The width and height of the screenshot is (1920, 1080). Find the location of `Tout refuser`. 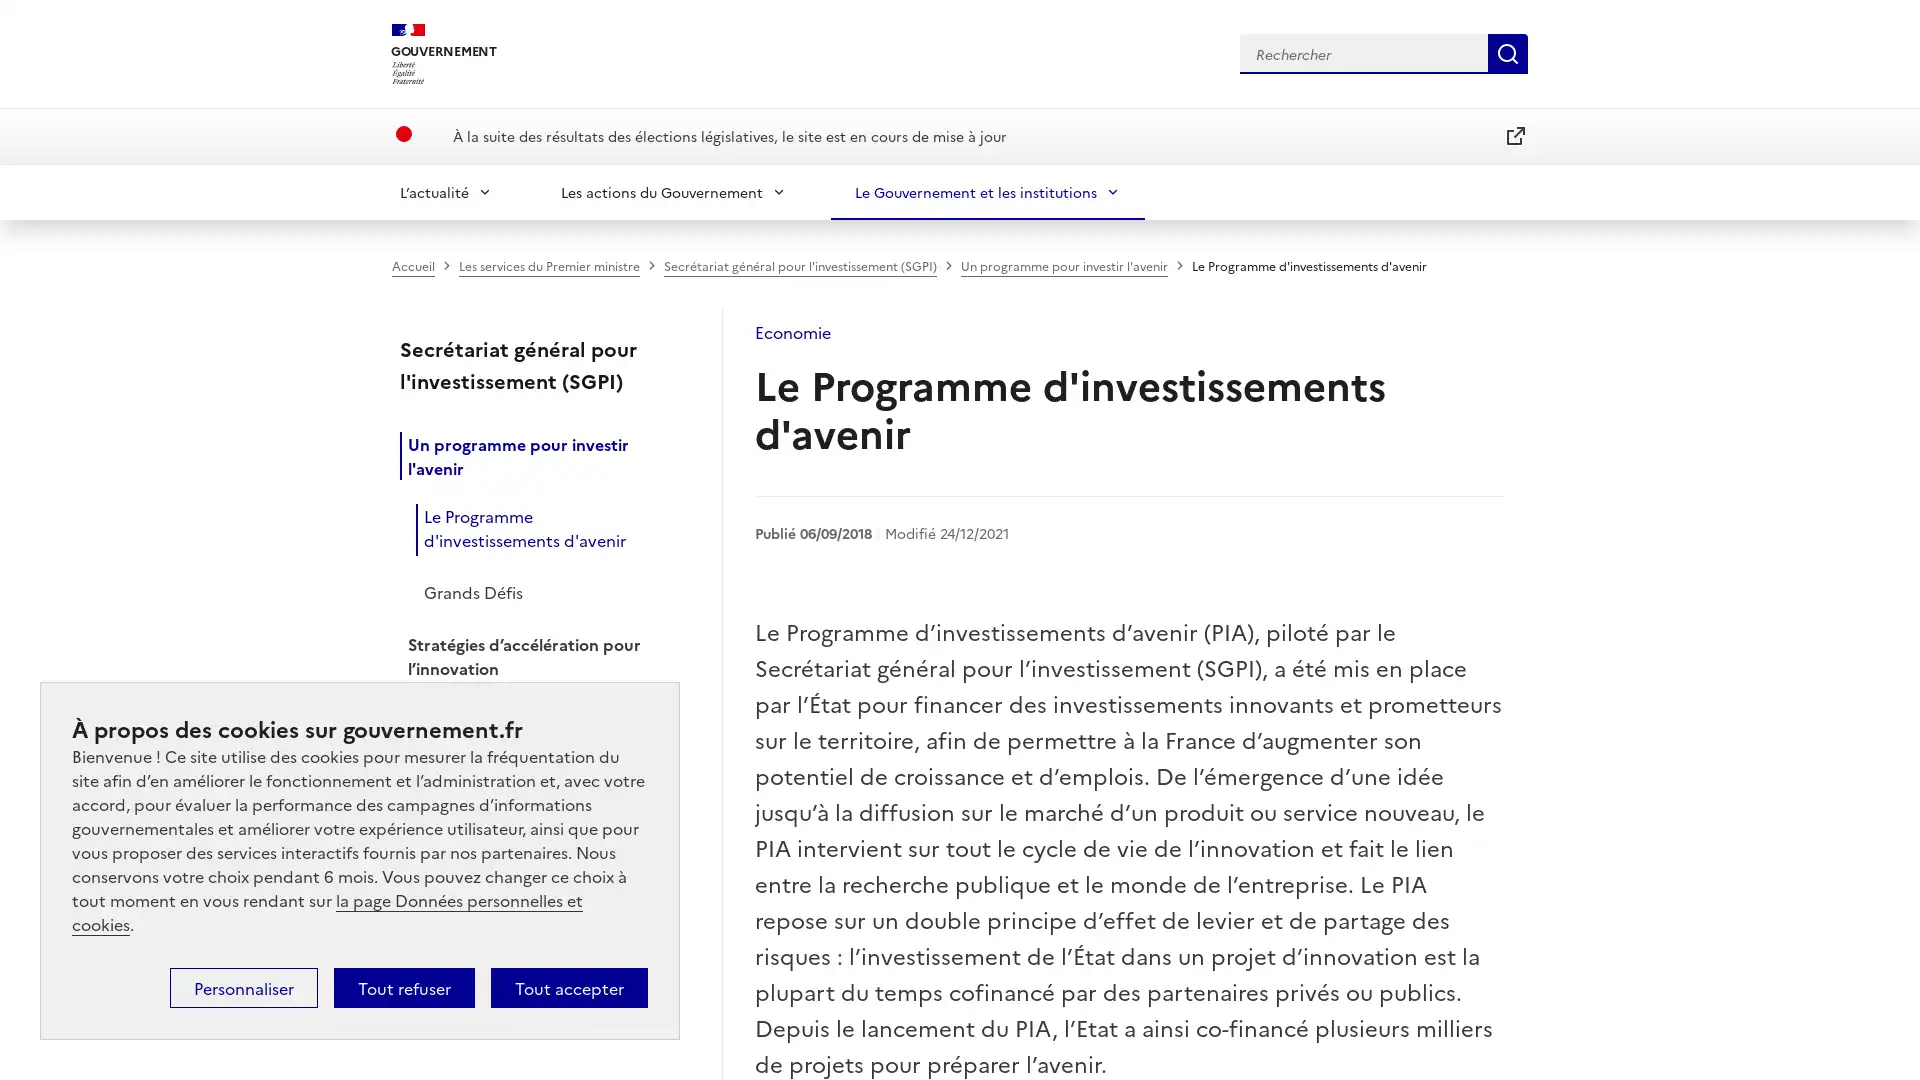

Tout refuser is located at coordinates (403, 986).